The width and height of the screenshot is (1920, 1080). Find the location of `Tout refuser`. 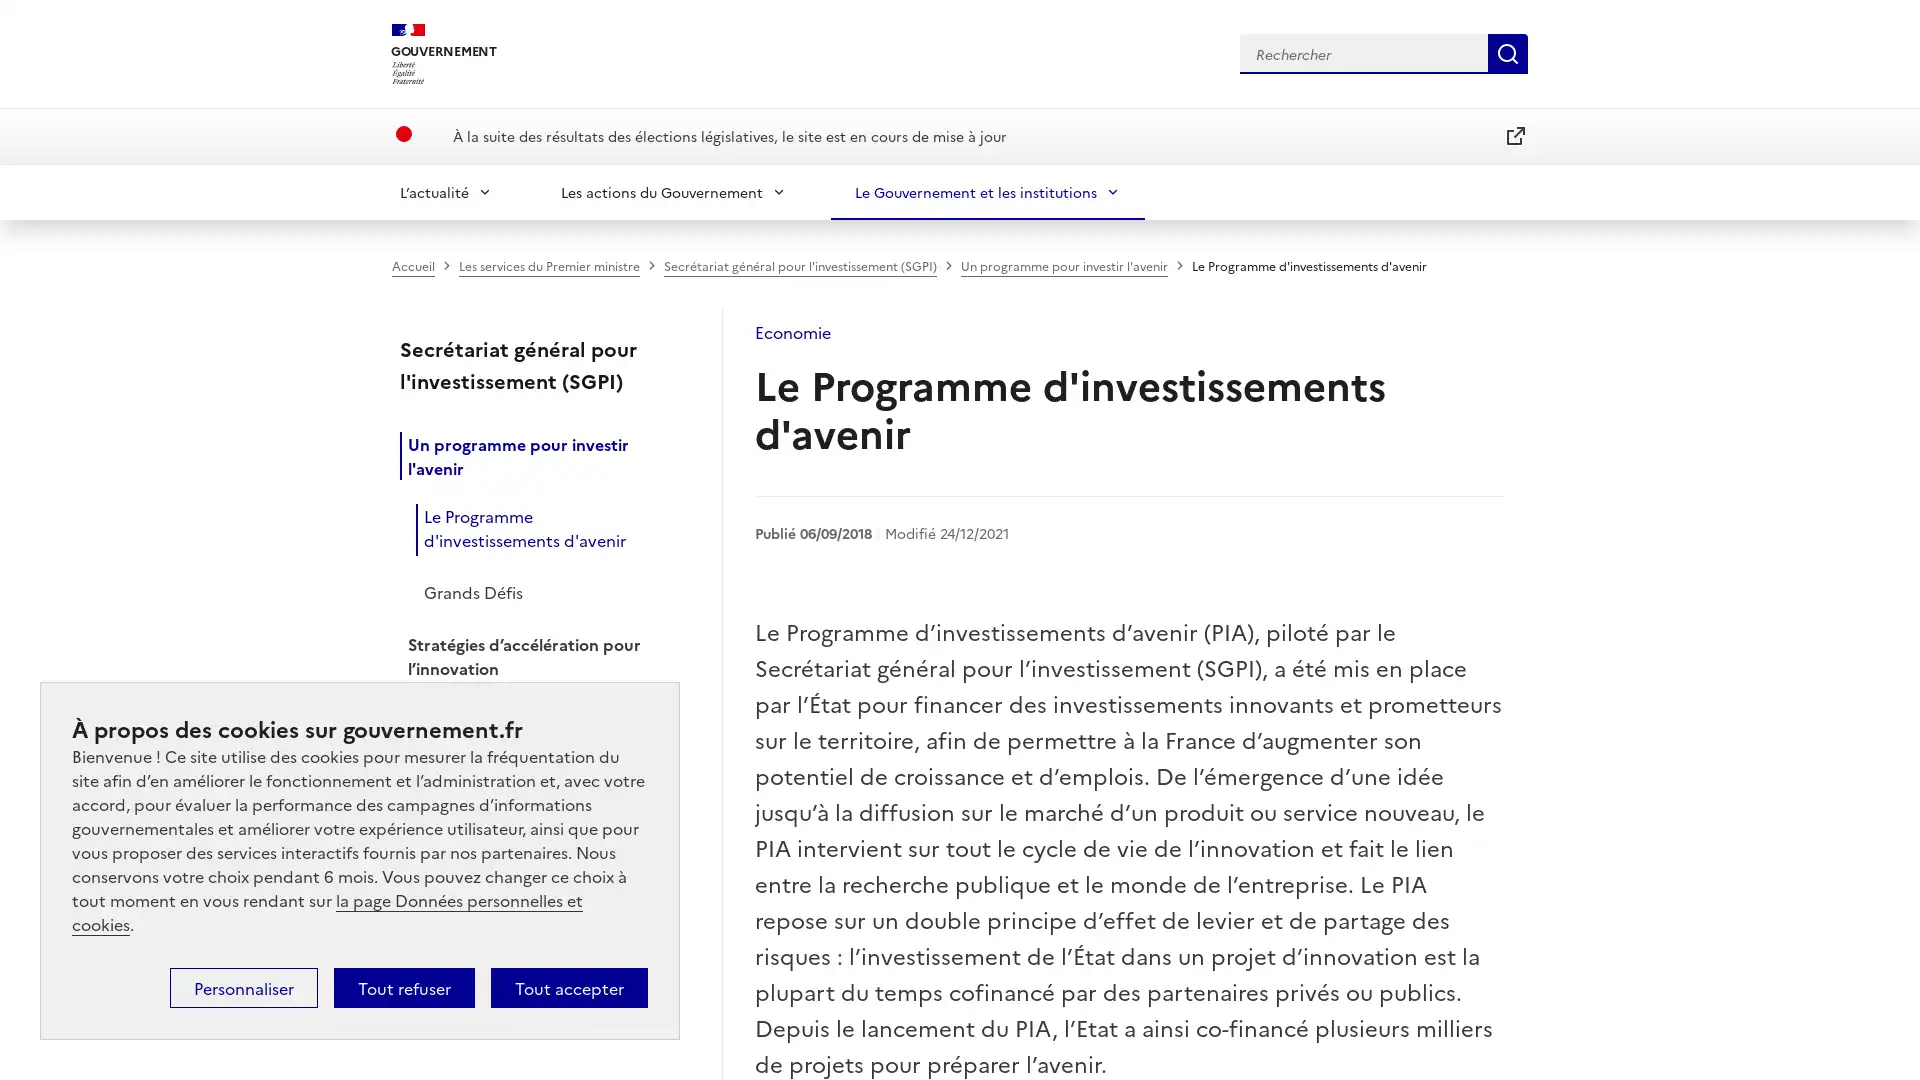

Tout refuser is located at coordinates (403, 986).